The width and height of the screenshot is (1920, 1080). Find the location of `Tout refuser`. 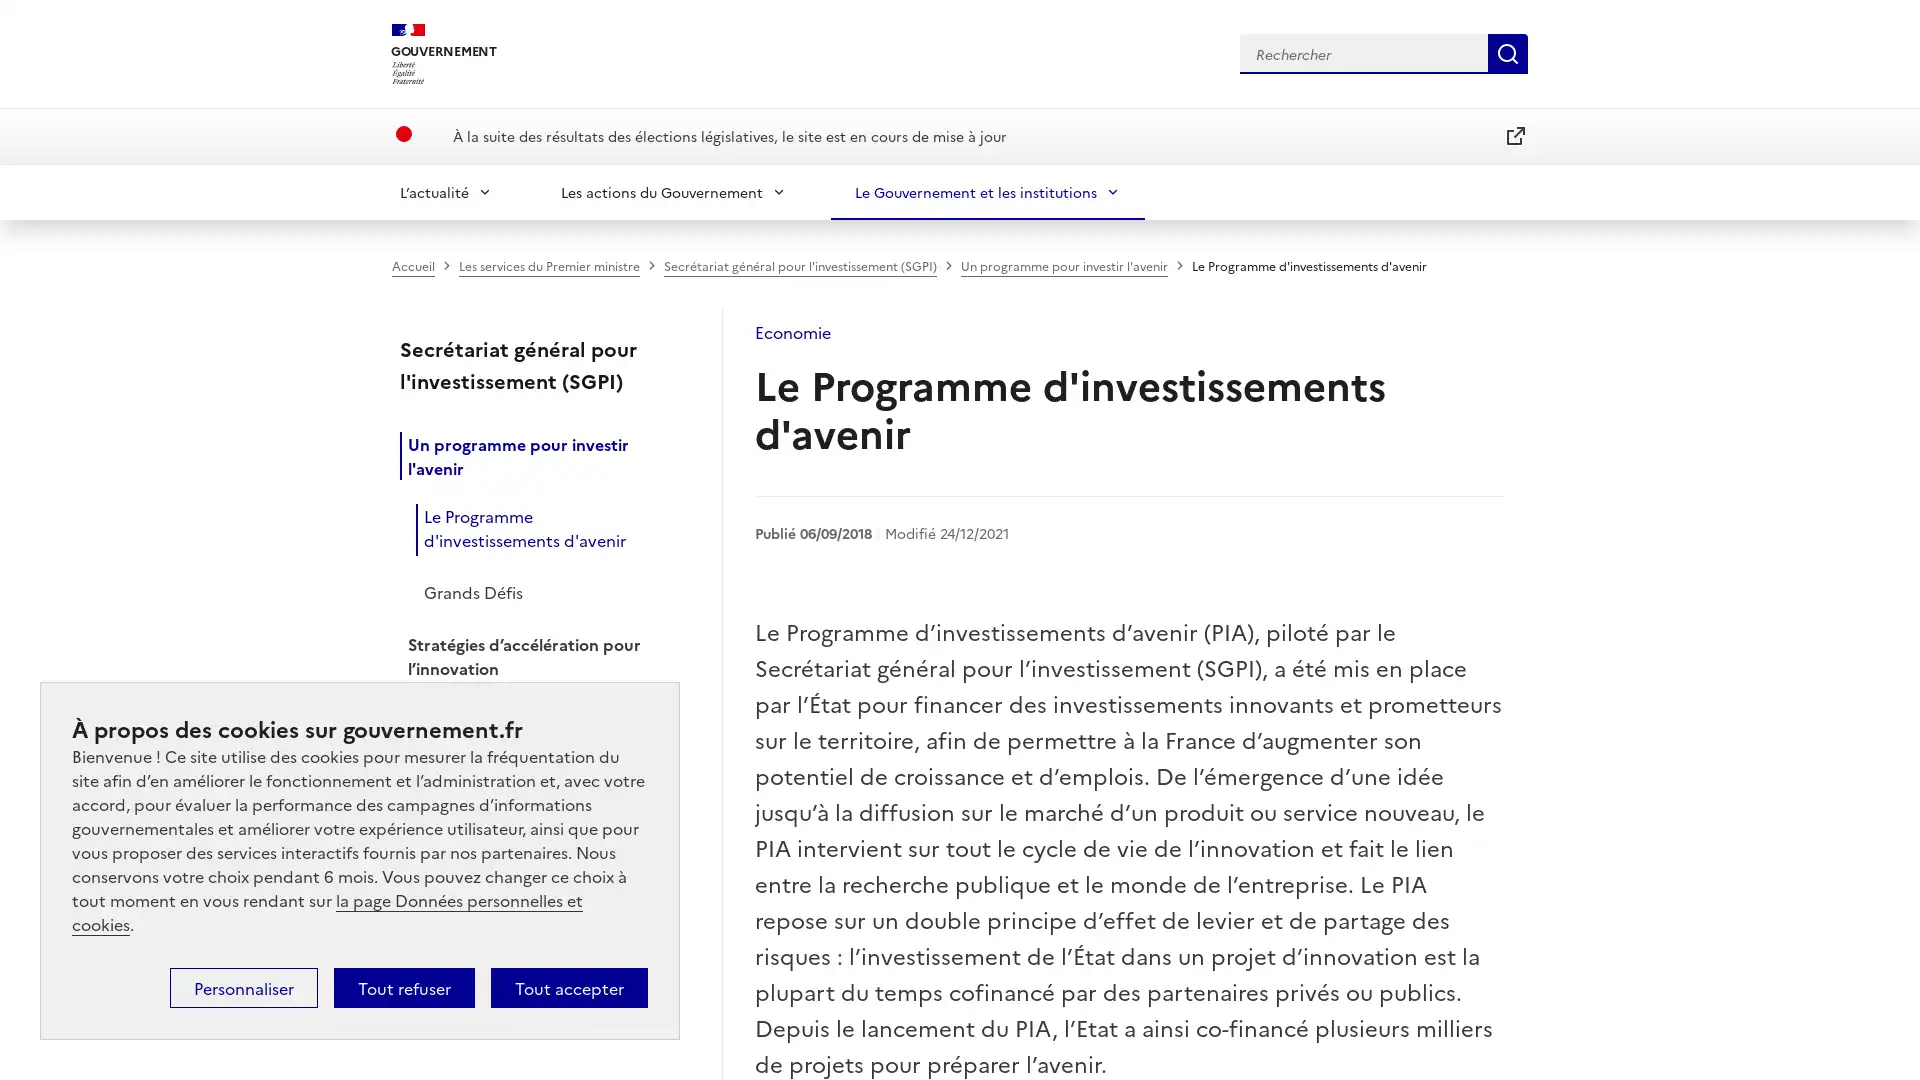

Tout refuser is located at coordinates (403, 986).